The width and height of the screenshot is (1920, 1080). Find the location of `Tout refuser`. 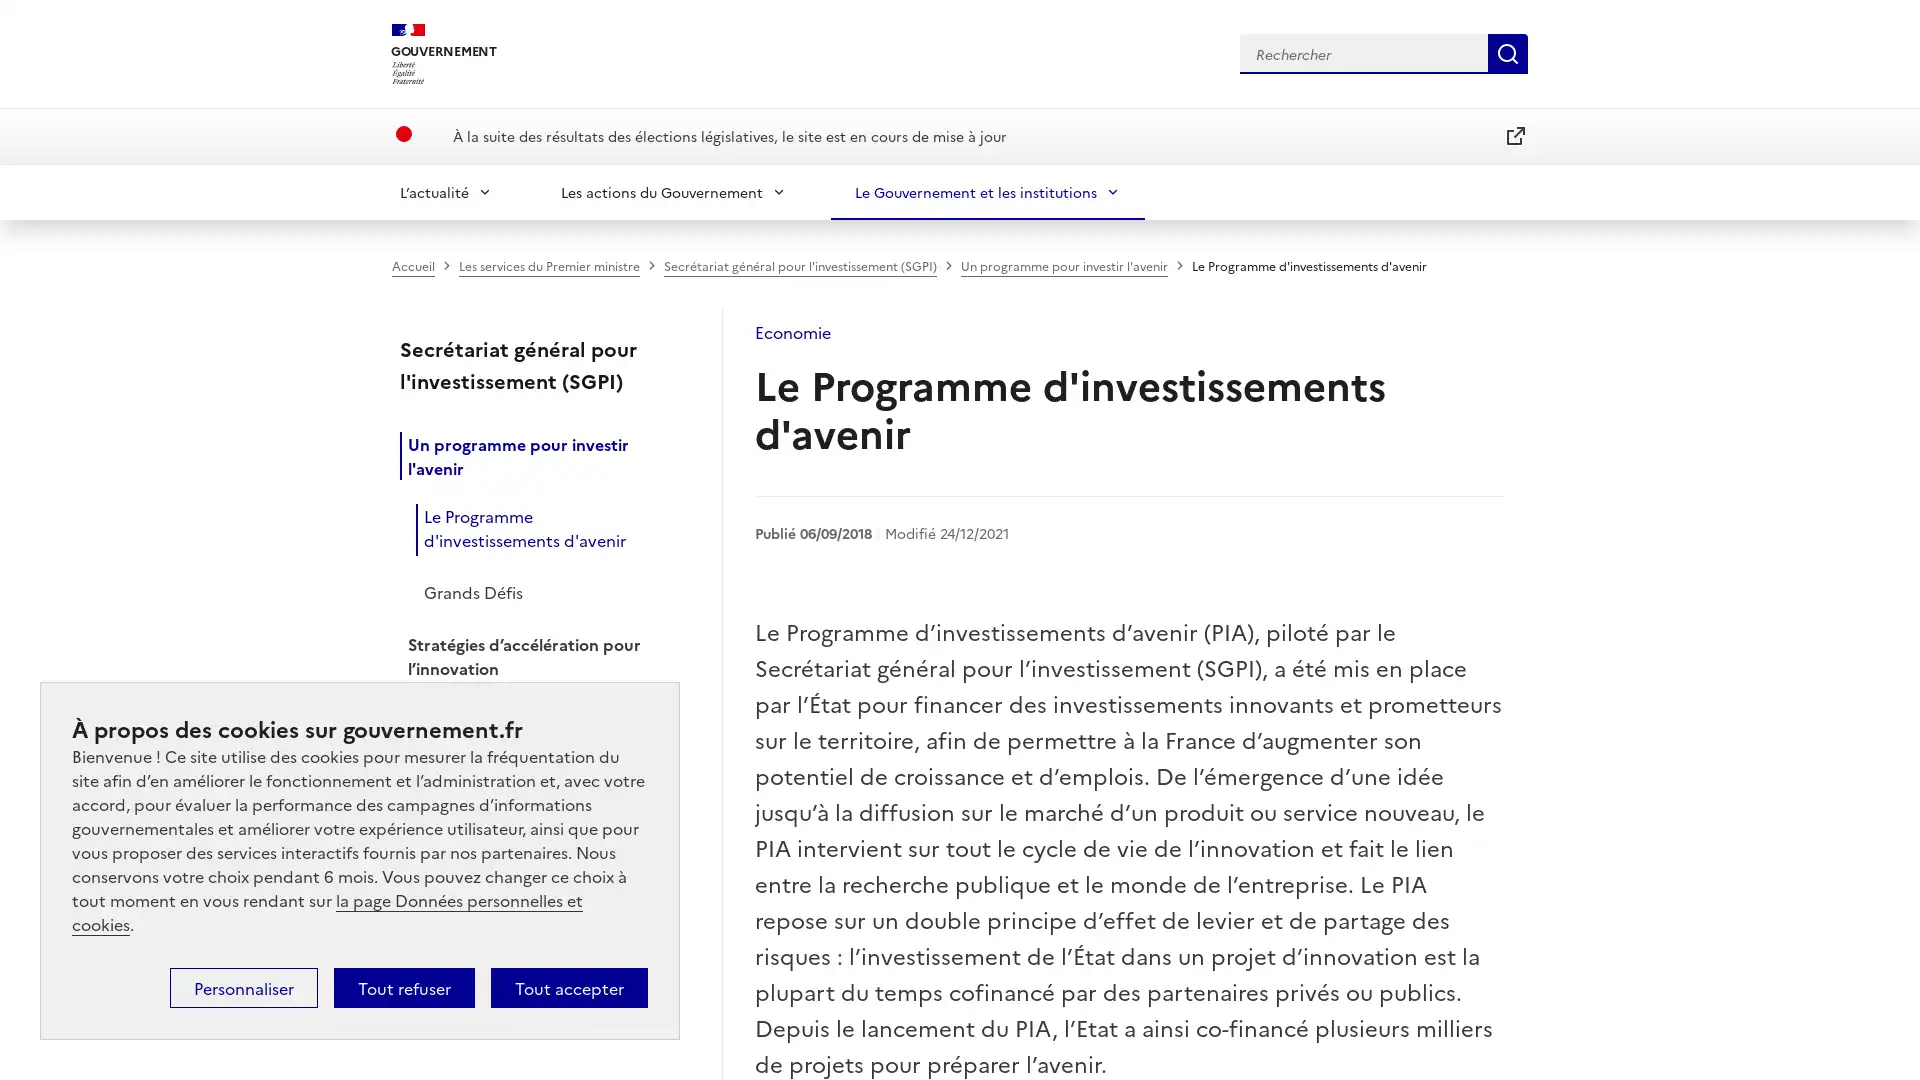

Tout refuser is located at coordinates (403, 986).